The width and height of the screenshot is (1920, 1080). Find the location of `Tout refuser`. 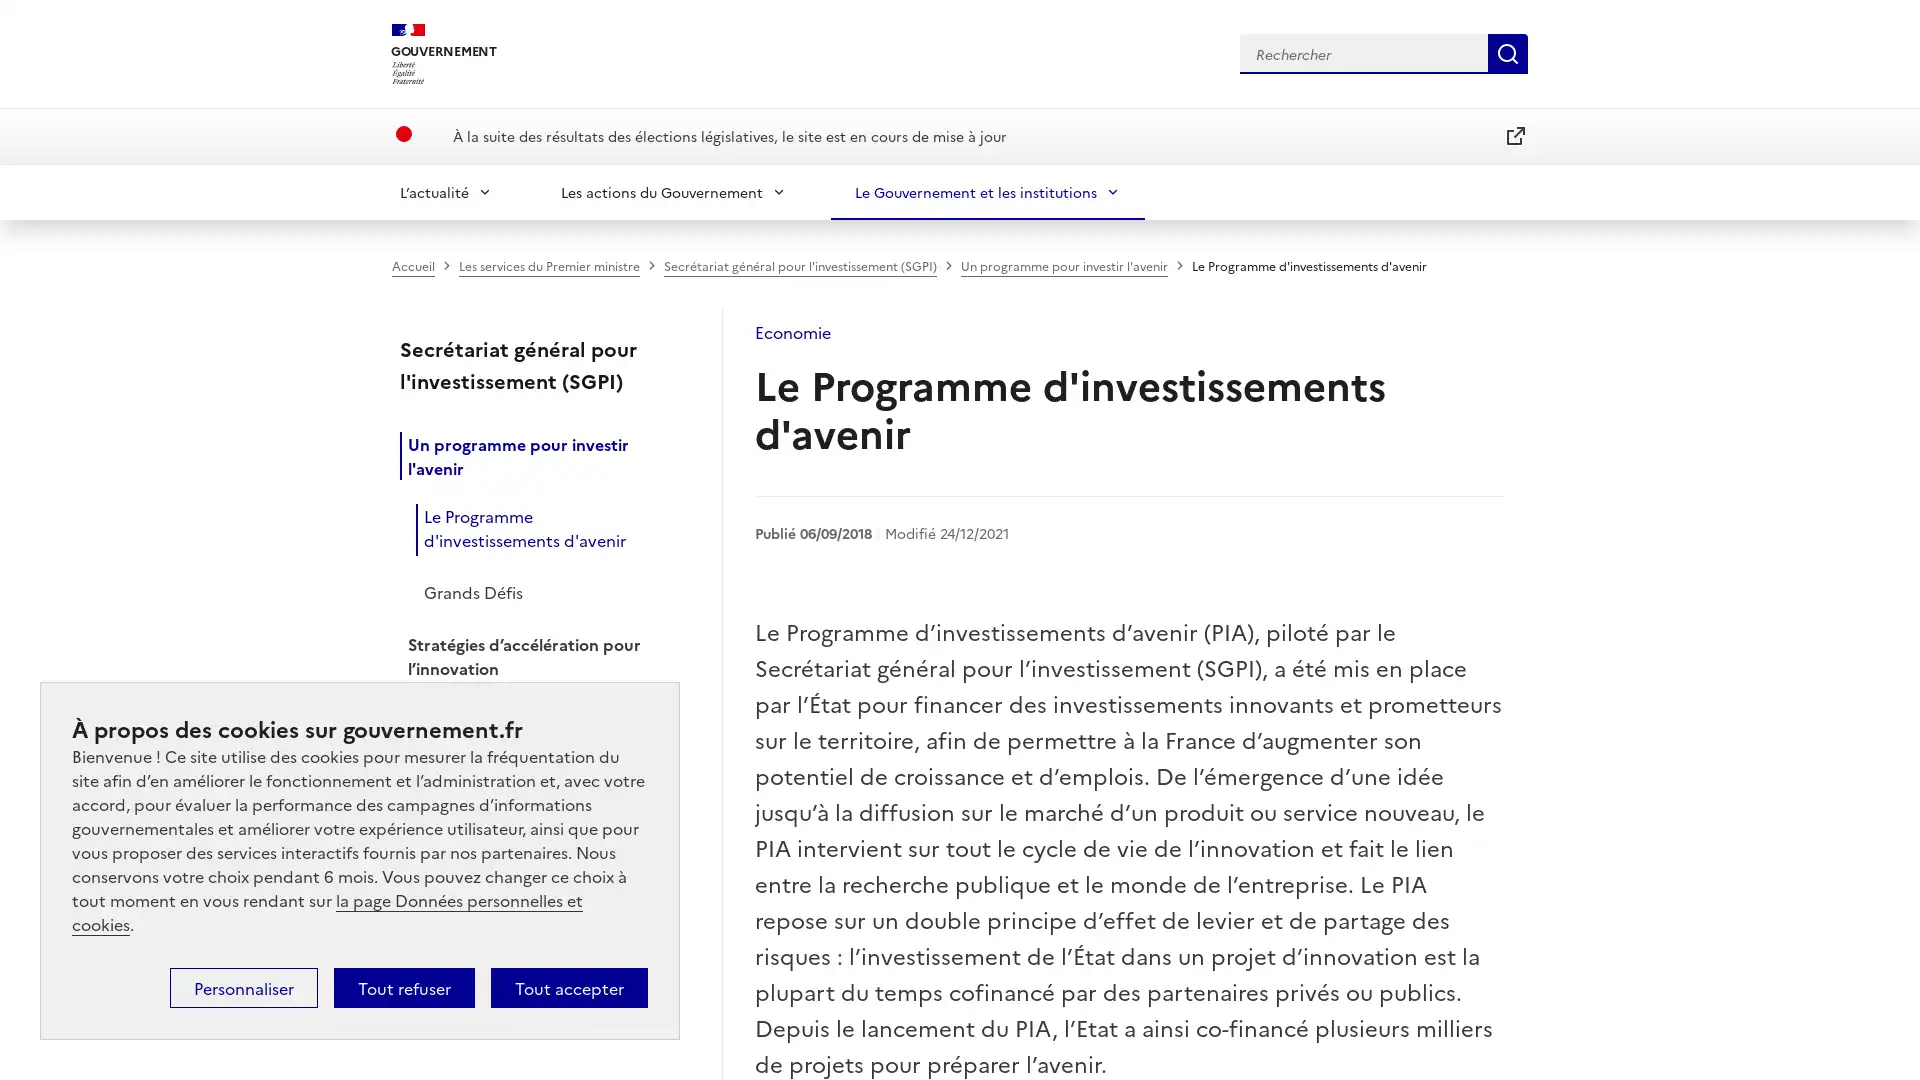

Tout refuser is located at coordinates (403, 986).